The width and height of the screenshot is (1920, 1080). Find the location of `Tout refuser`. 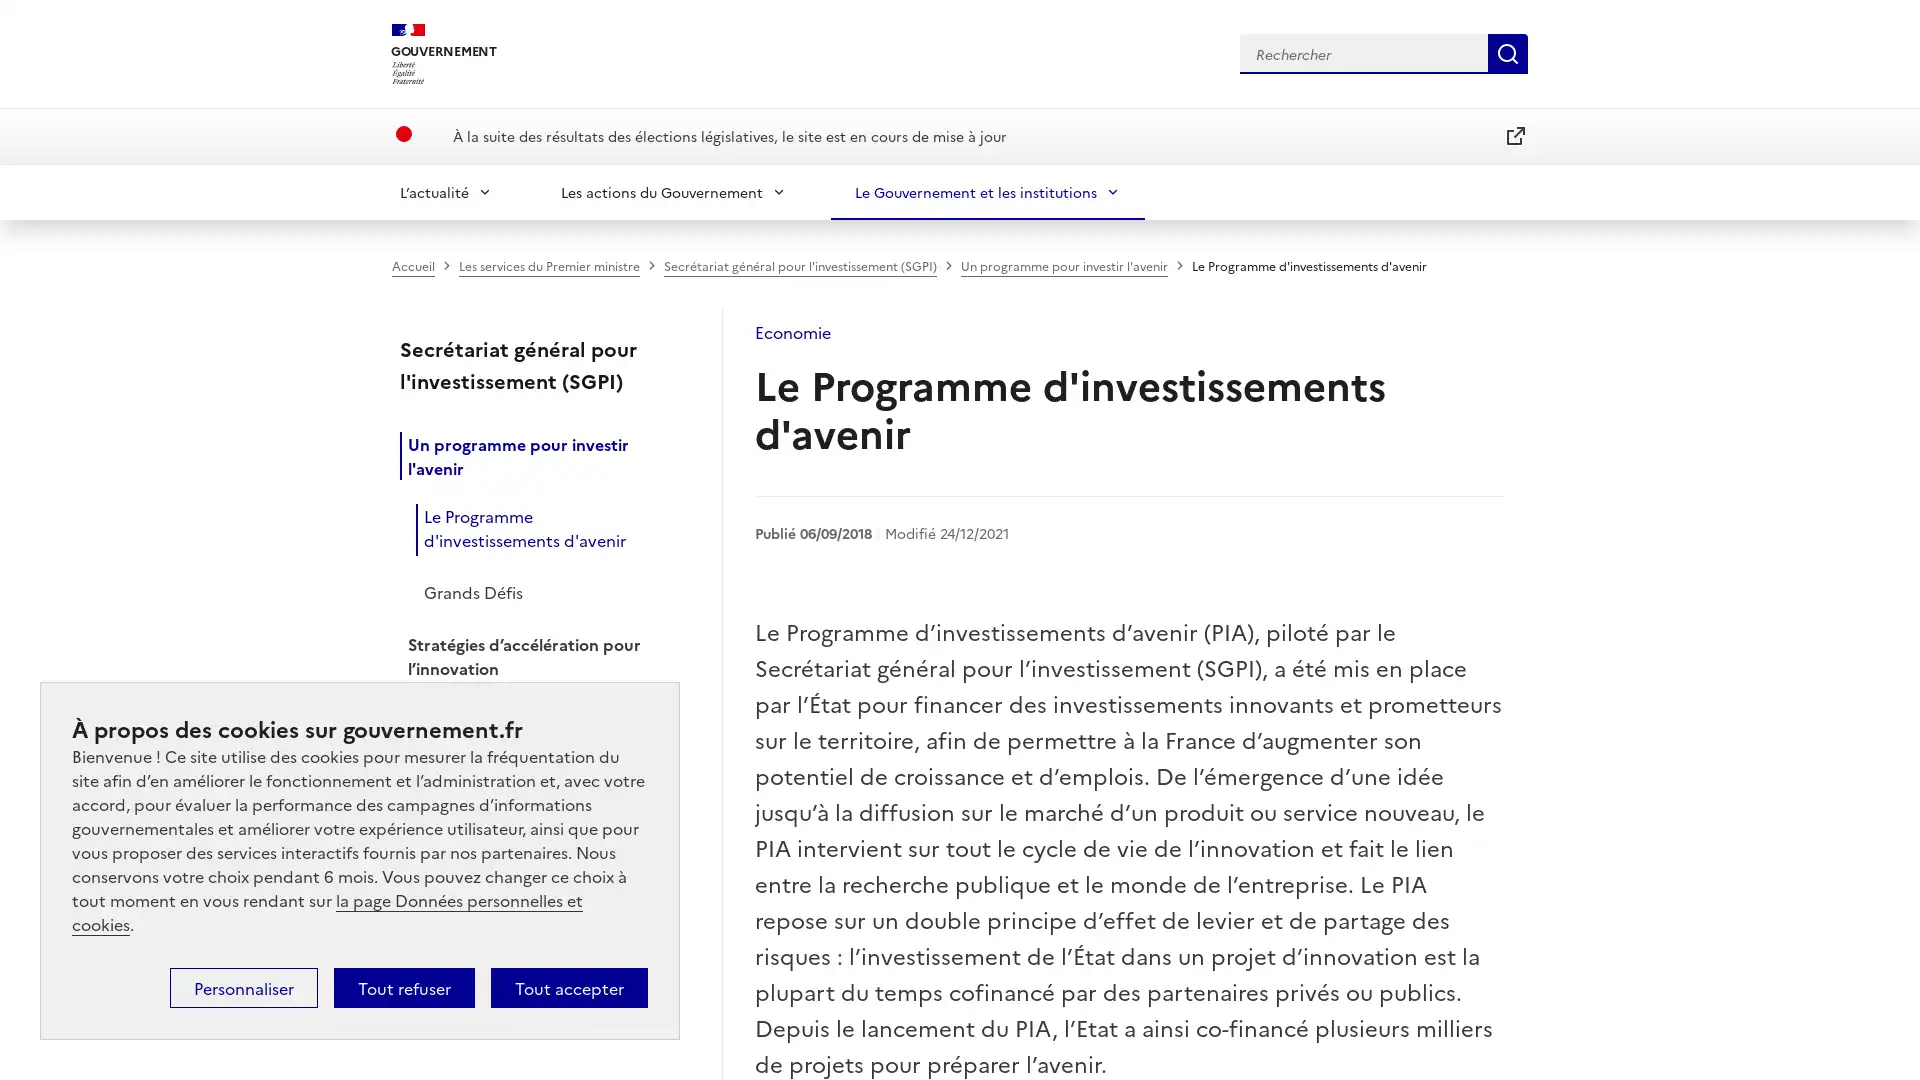

Tout refuser is located at coordinates (403, 986).